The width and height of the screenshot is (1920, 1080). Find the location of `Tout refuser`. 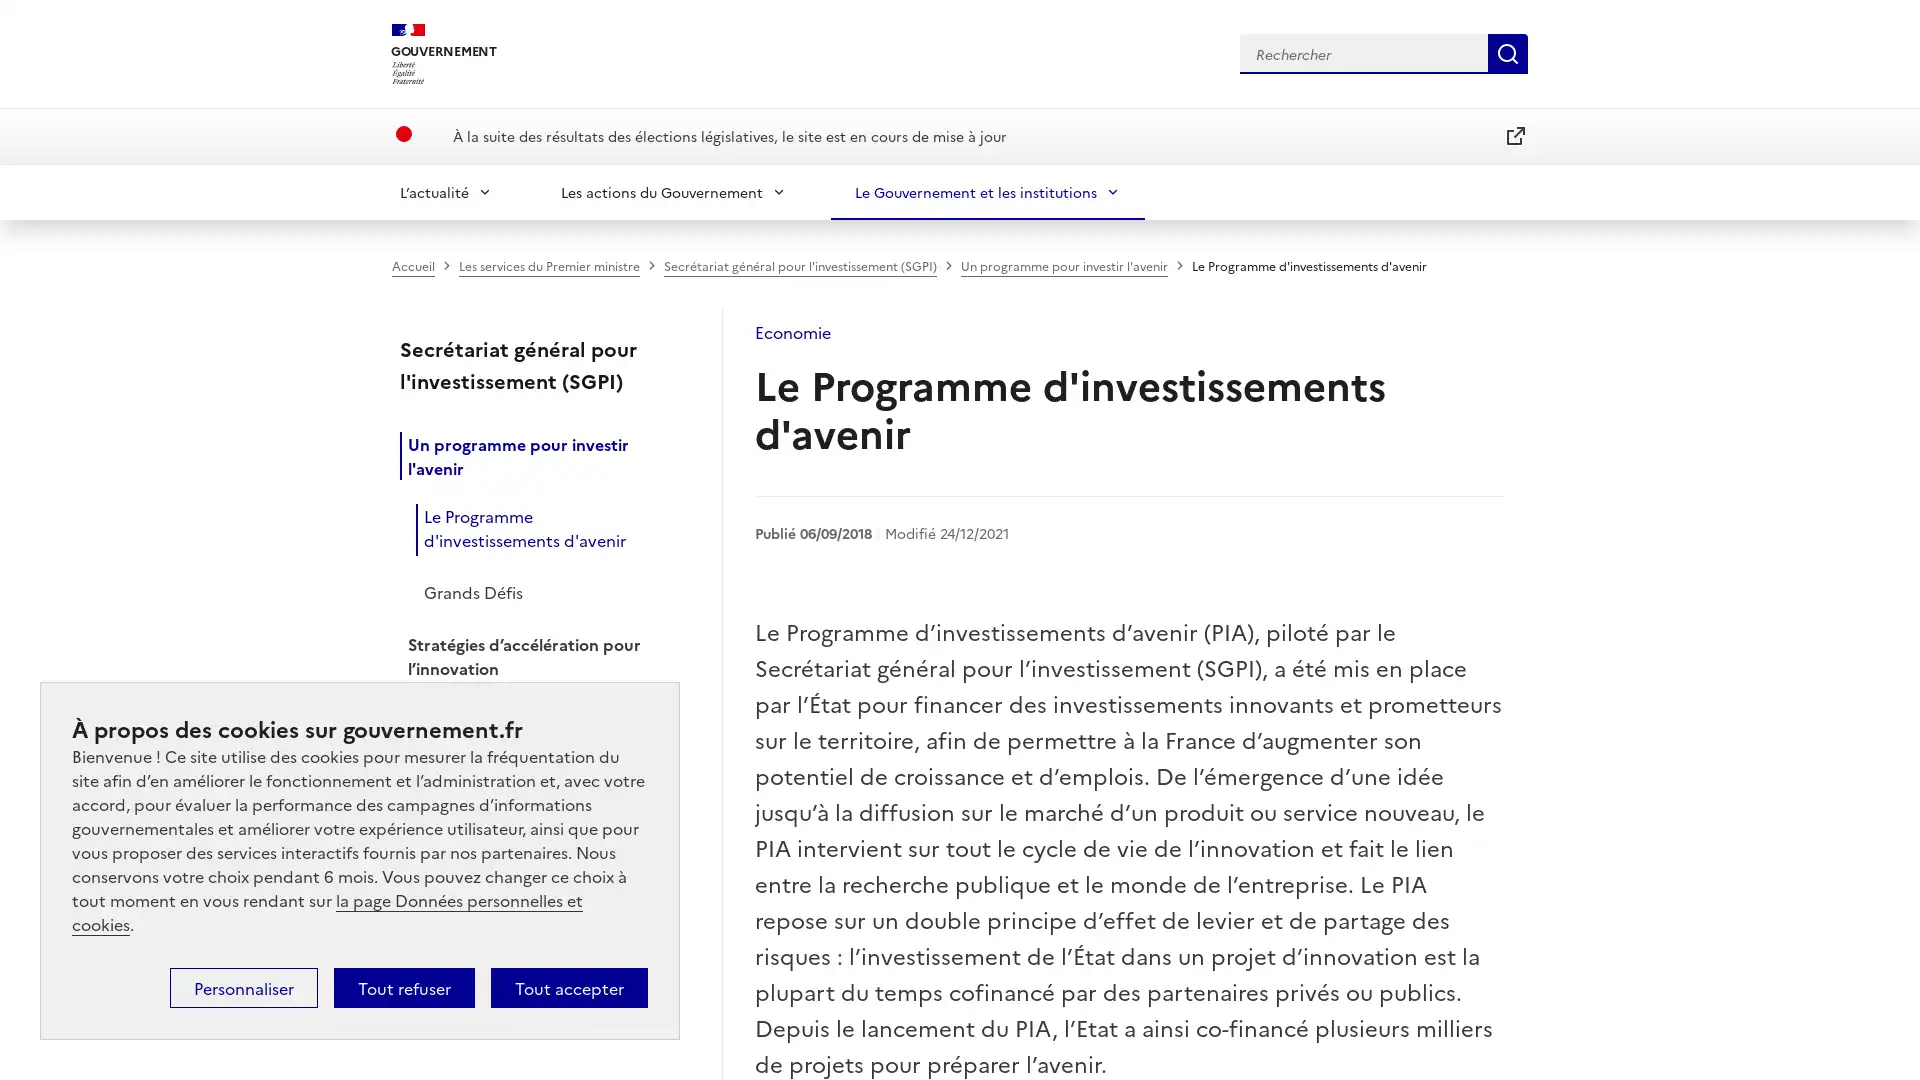

Tout refuser is located at coordinates (403, 986).